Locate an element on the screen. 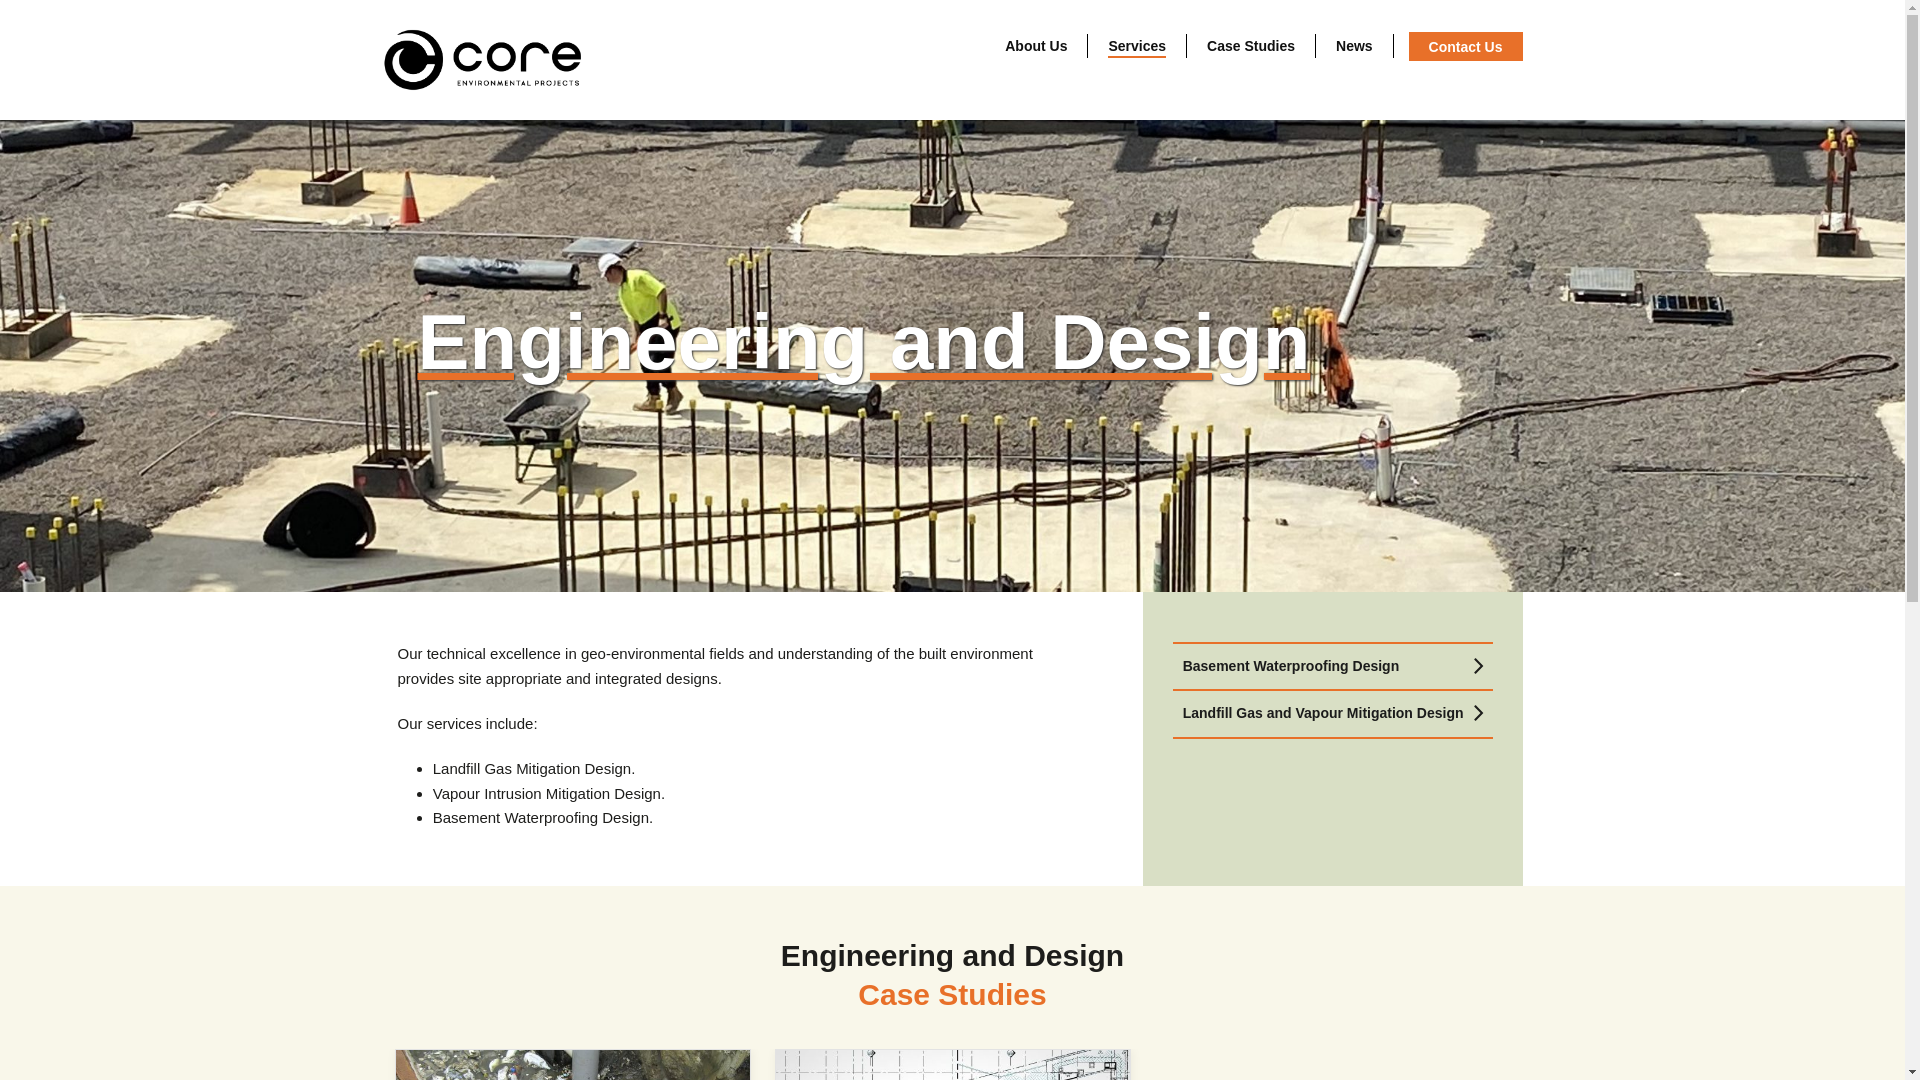 The width and height of the screenshot is (1920, 1080). 'News' is located at coordinates (1354, 45).